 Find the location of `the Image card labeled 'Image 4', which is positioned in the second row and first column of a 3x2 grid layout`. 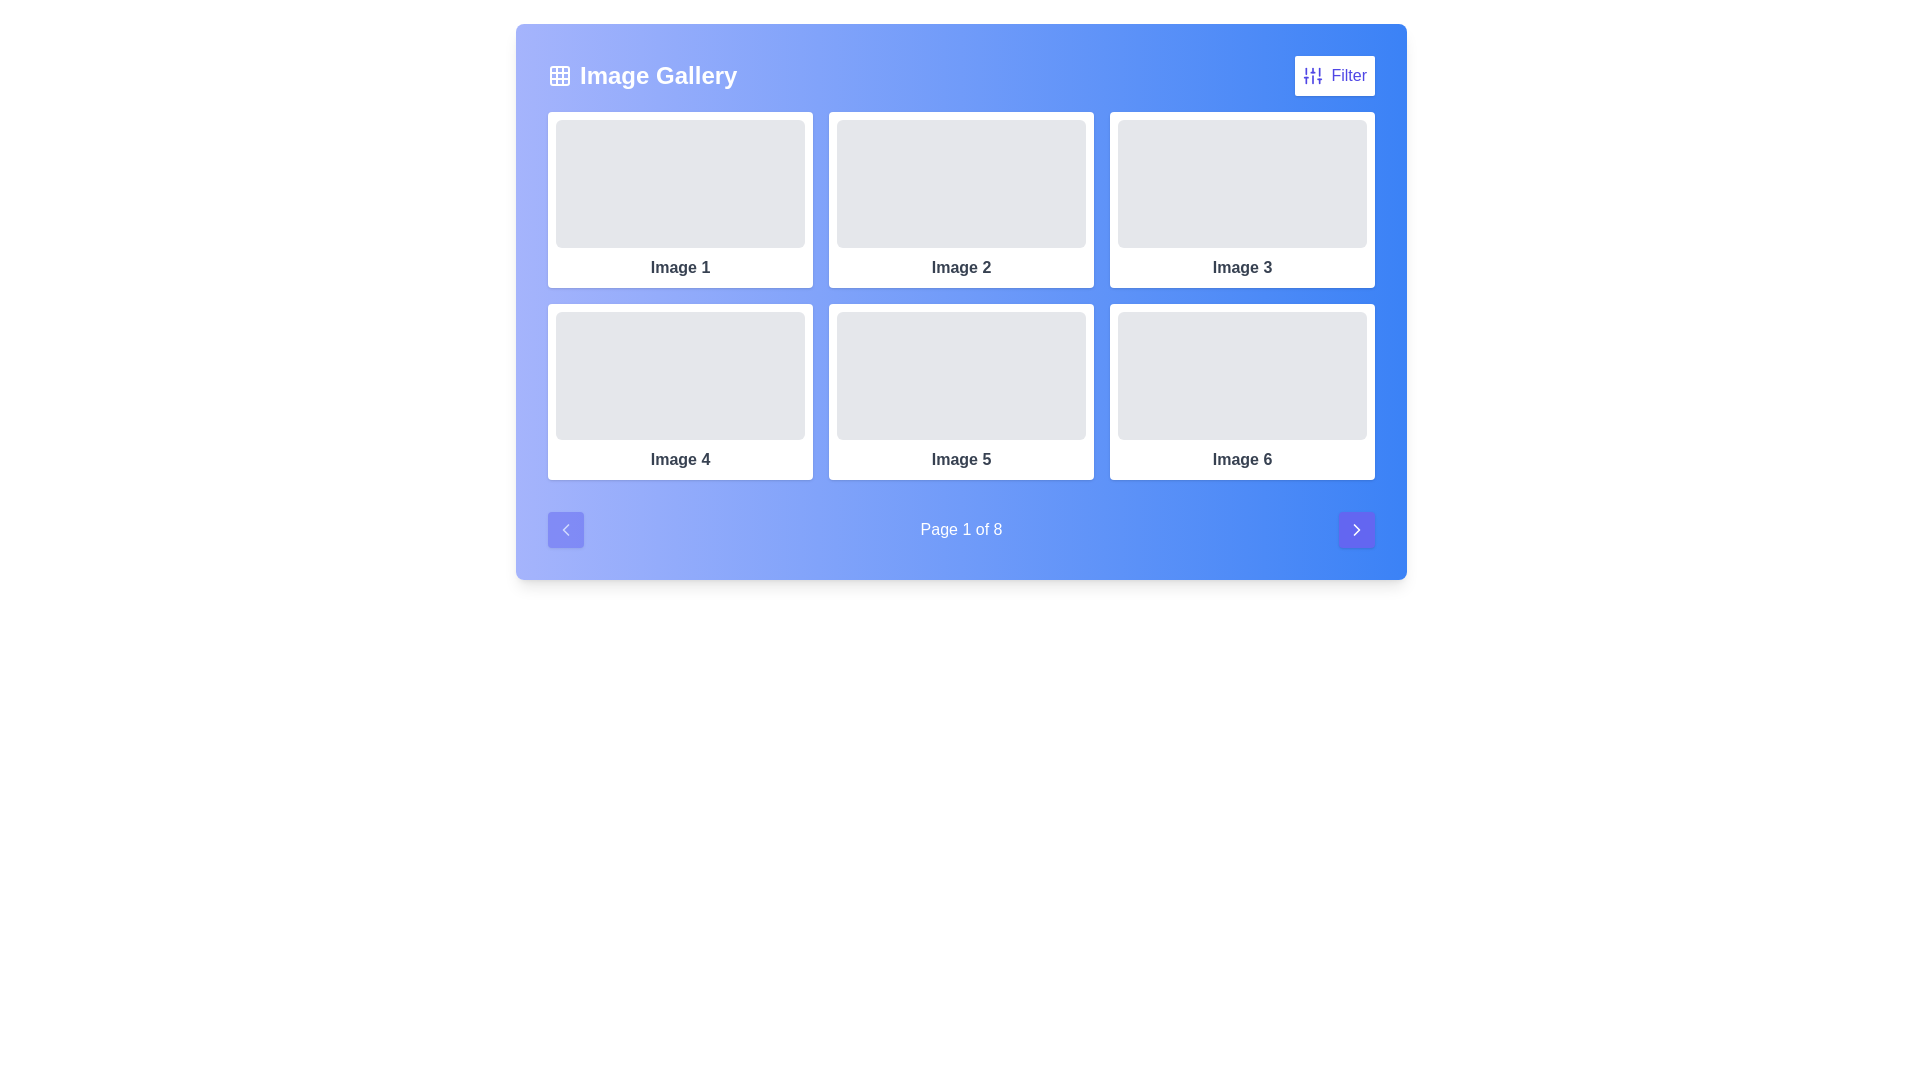

the Image card labeled 'Image 4', which is positioned in the second row and first column of a 3x2 grid layout is located at coordinates (680, 392).